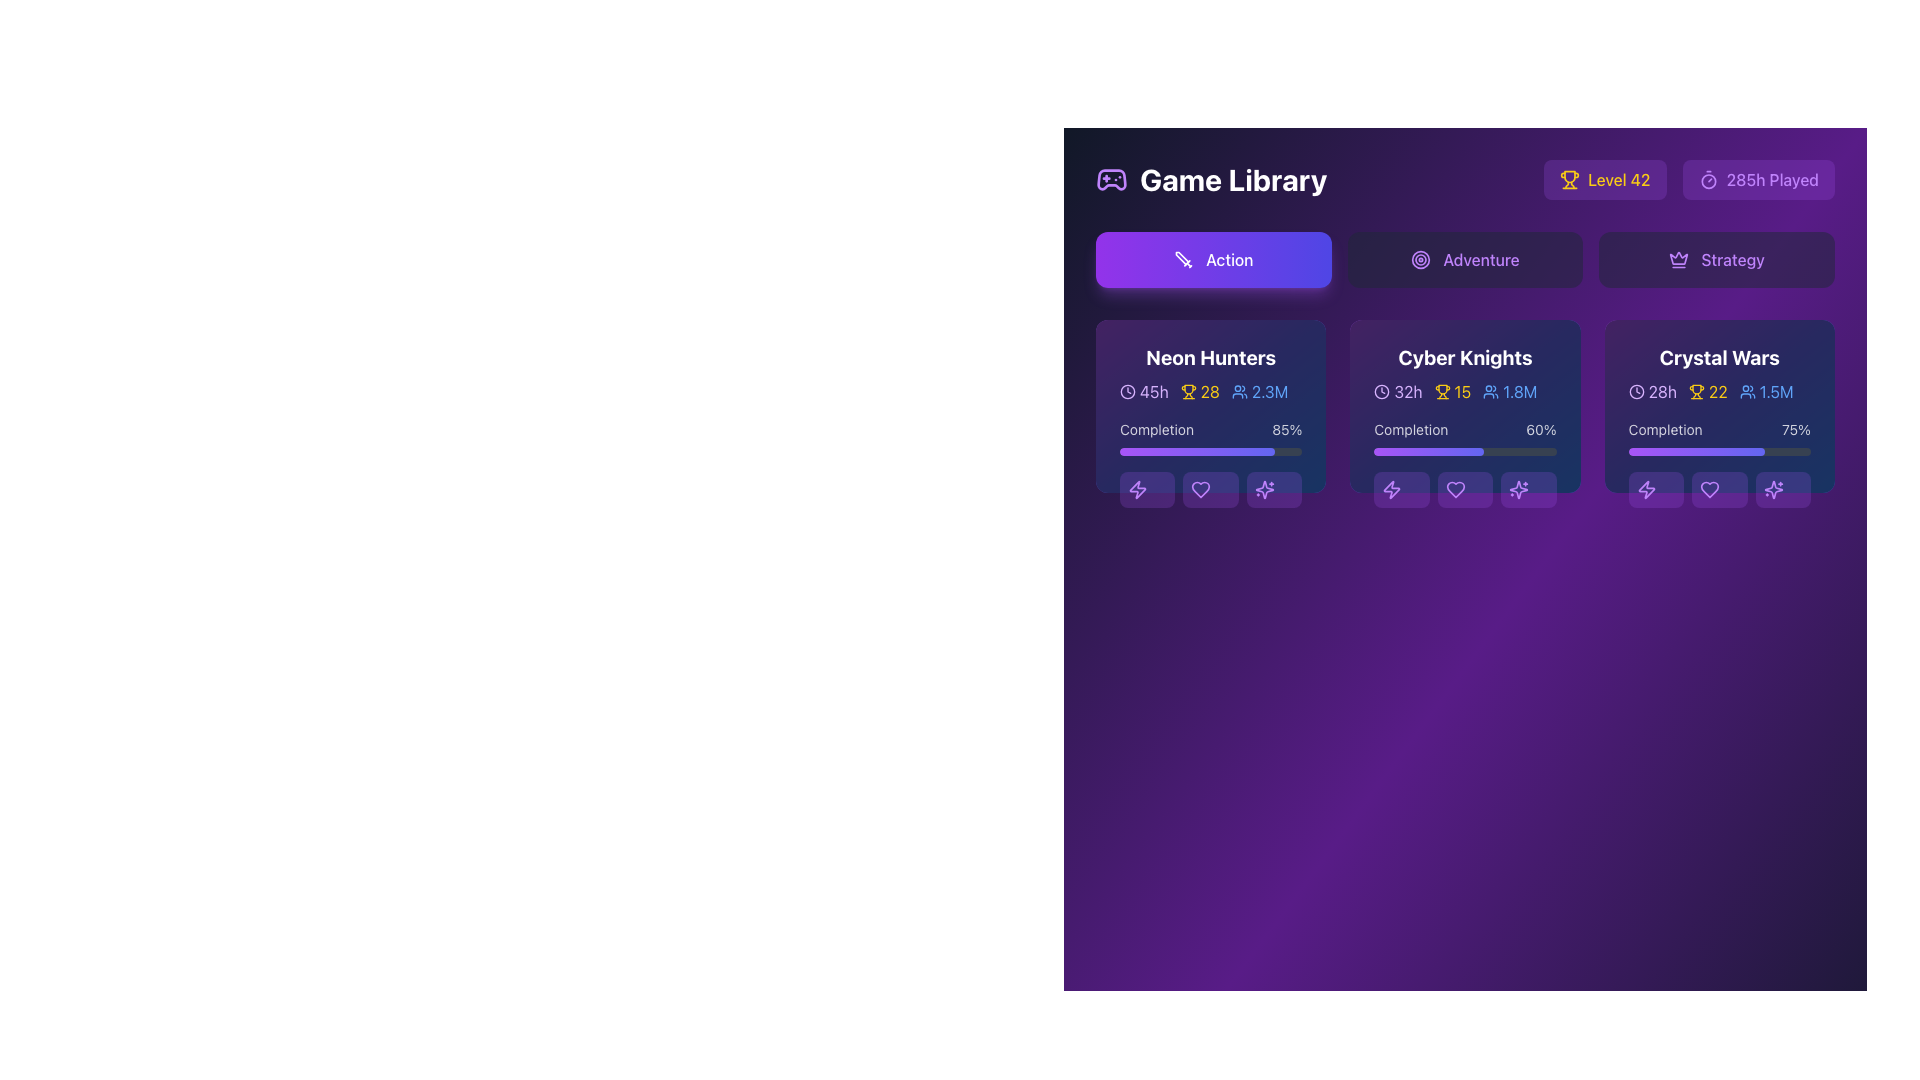  What do you see at coordinates (1491, 392) in the screenshot?
I see `the small blue icon resembling a group of people located in the 'Cyber Knights' card, positioned to the left of the text '1.8M'` at bounding box center [1491, 392].